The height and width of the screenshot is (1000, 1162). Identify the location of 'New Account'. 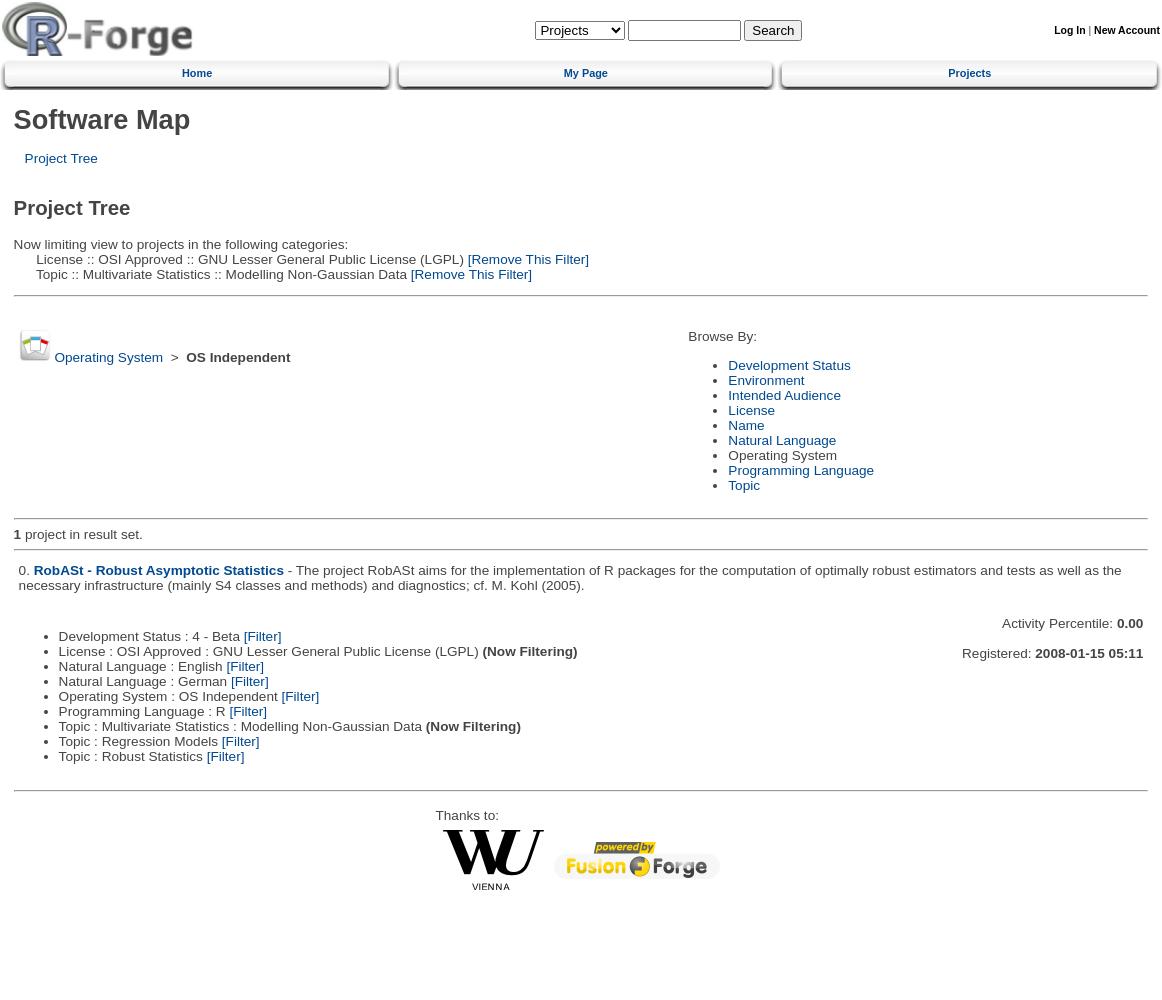
(1126, 29).